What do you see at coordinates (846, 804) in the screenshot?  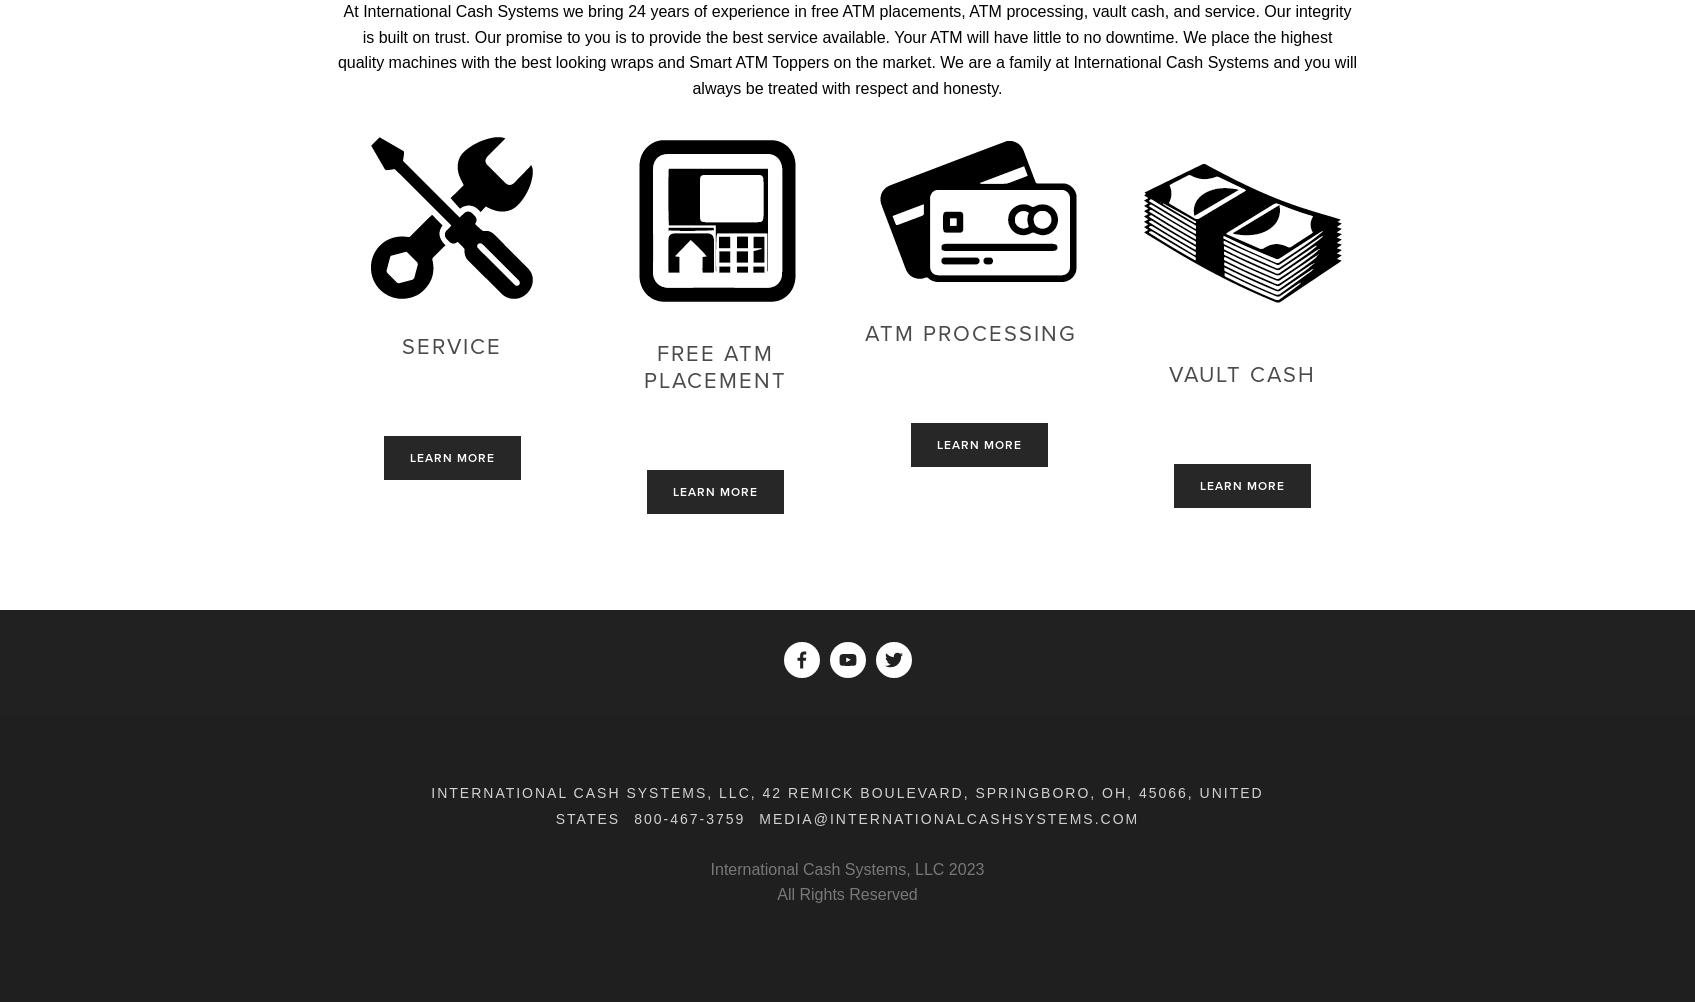 I see `'International Cash Systems, LLC, 42 Remick Boulevard, Springboro, OH, 45066, United States'` at bounding box center [846, 804].